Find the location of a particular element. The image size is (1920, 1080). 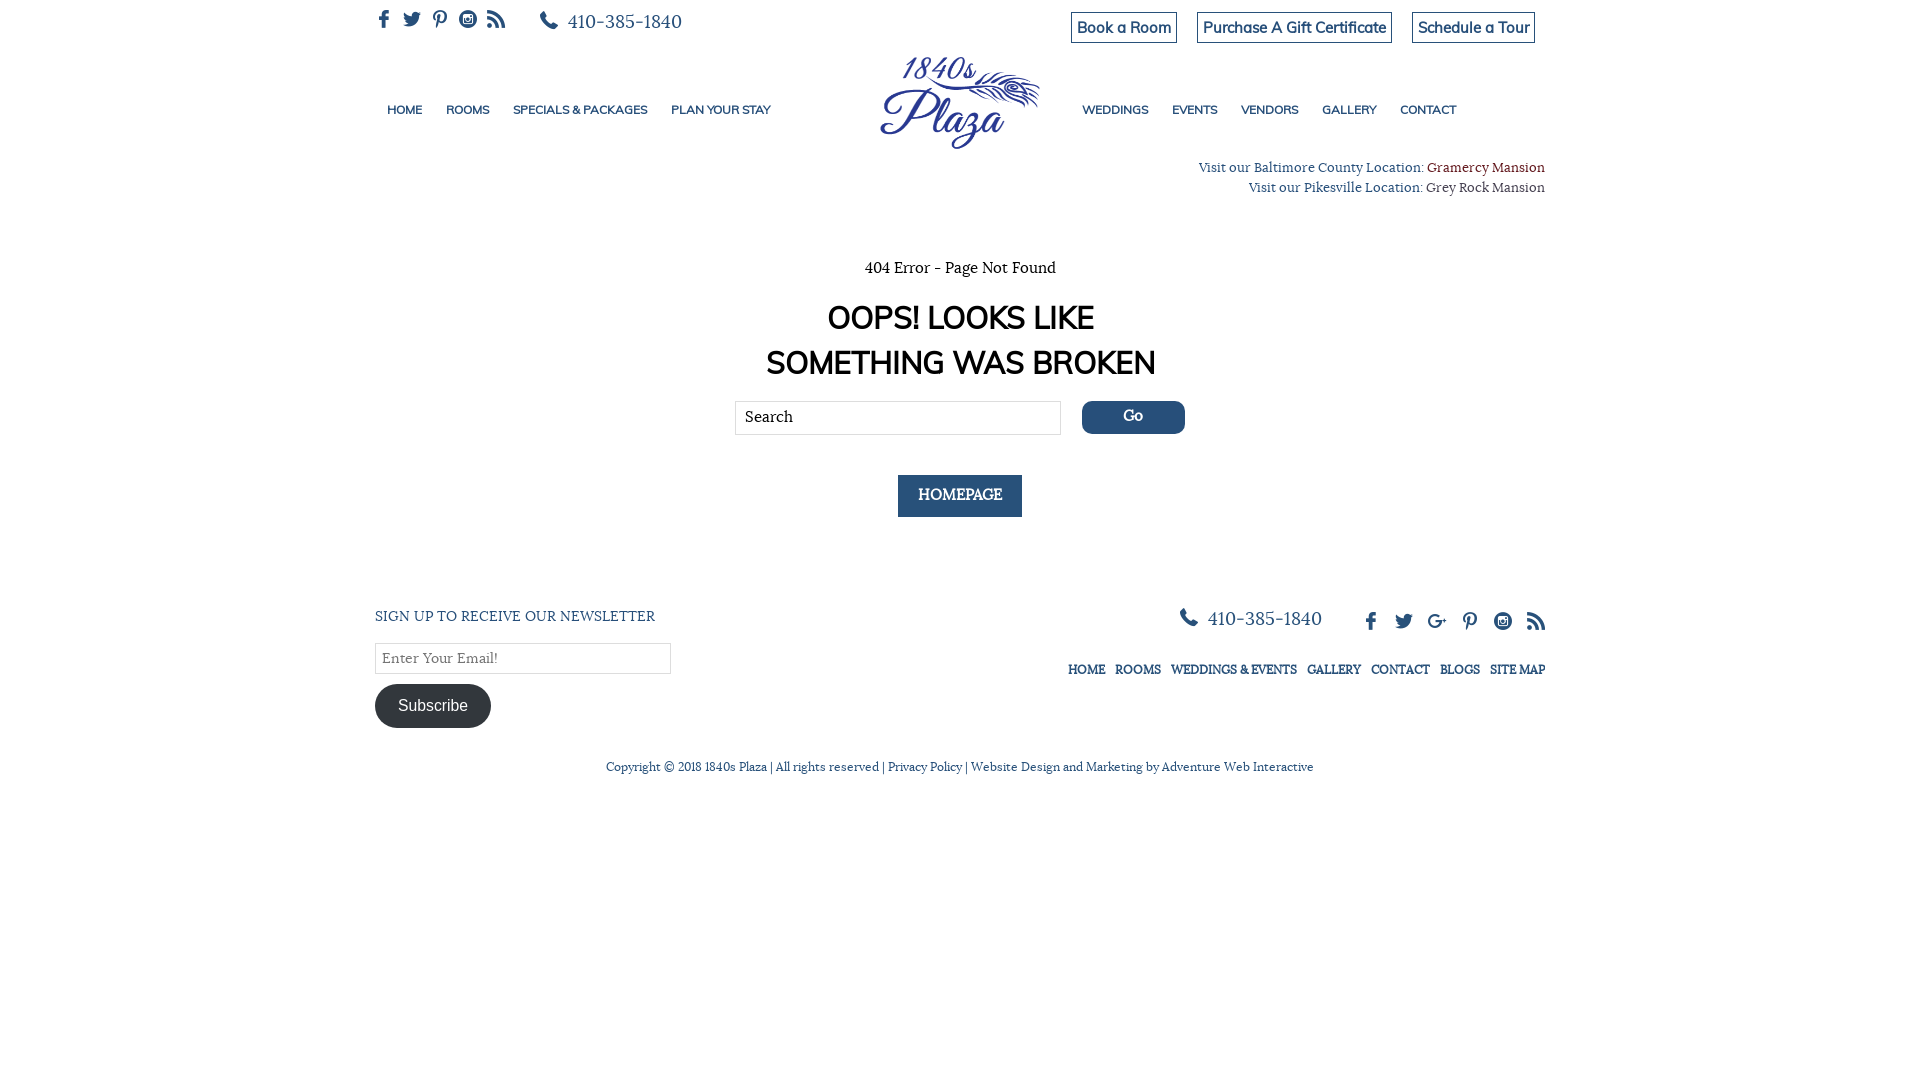

'1840s Plaza' is located at coordinates (958, 99).